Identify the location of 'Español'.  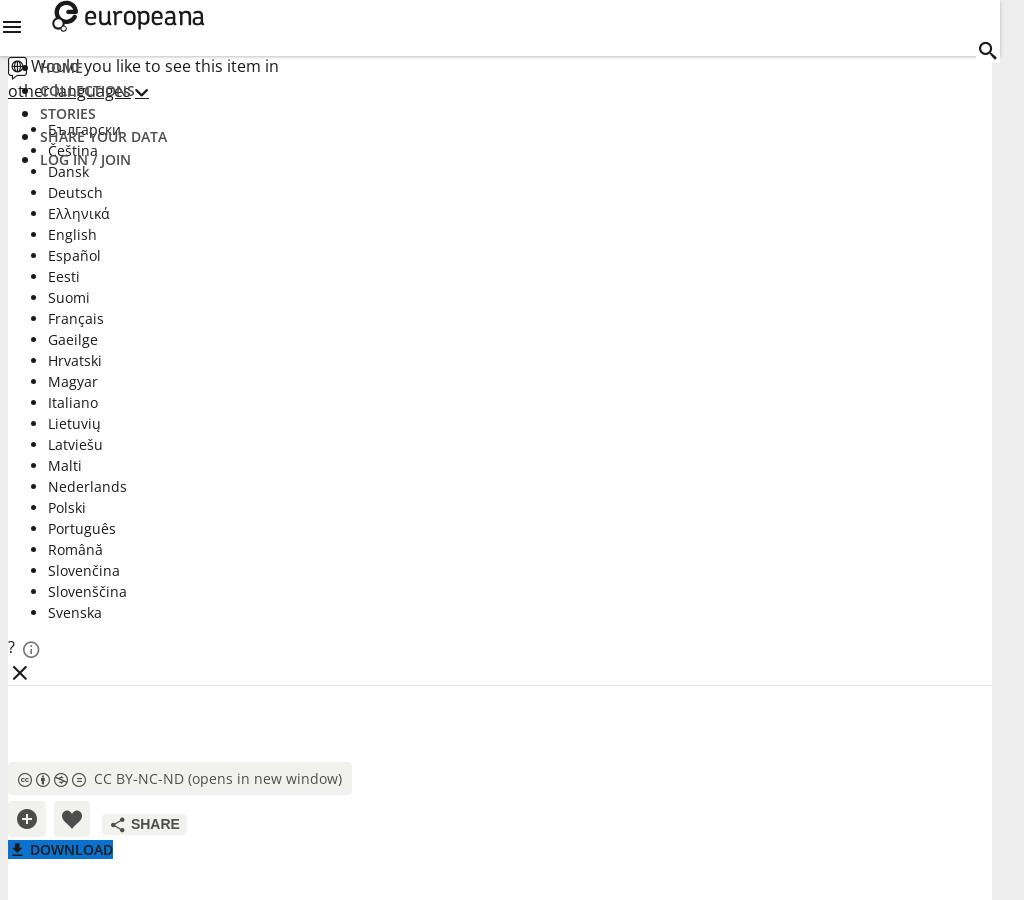
(47, 254).